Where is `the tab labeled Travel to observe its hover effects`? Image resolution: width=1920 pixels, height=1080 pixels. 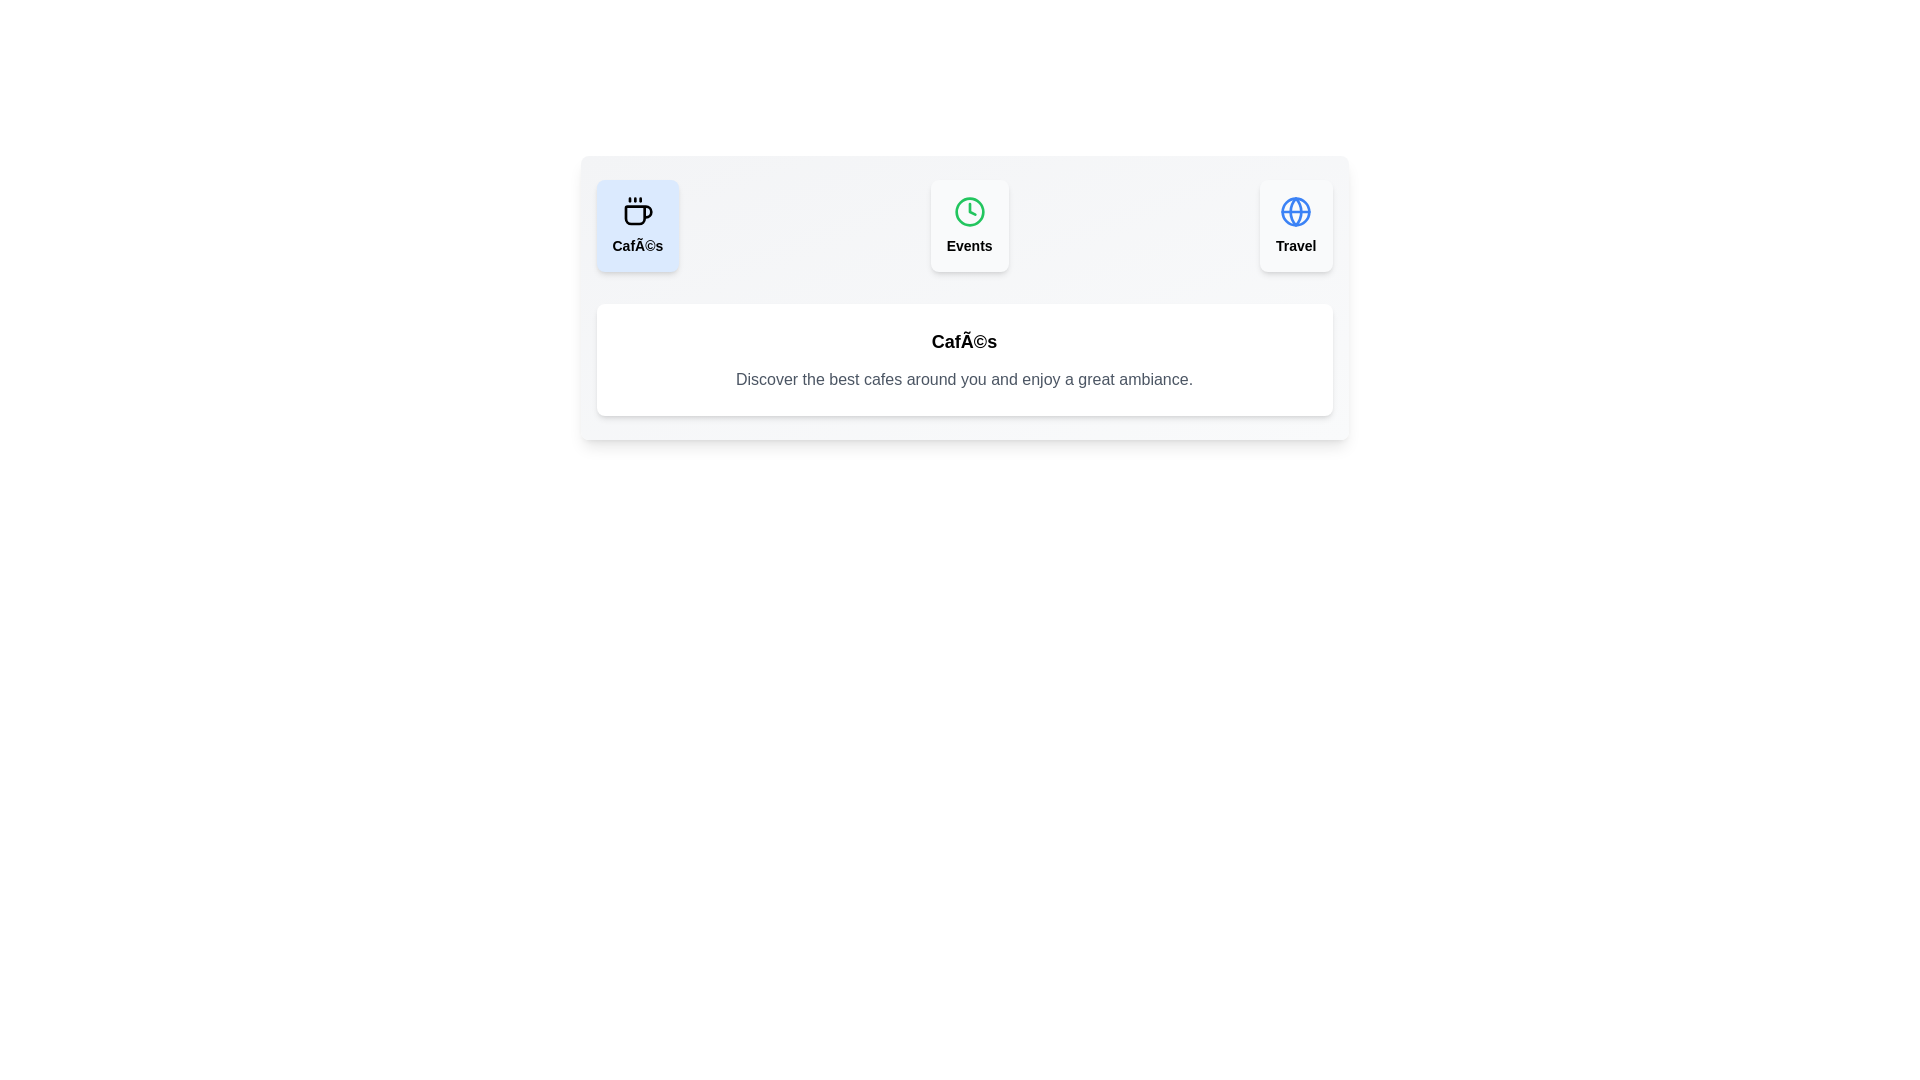 the tab labeled Travel to observe its hover effects is located at coordinates (1296, 225).